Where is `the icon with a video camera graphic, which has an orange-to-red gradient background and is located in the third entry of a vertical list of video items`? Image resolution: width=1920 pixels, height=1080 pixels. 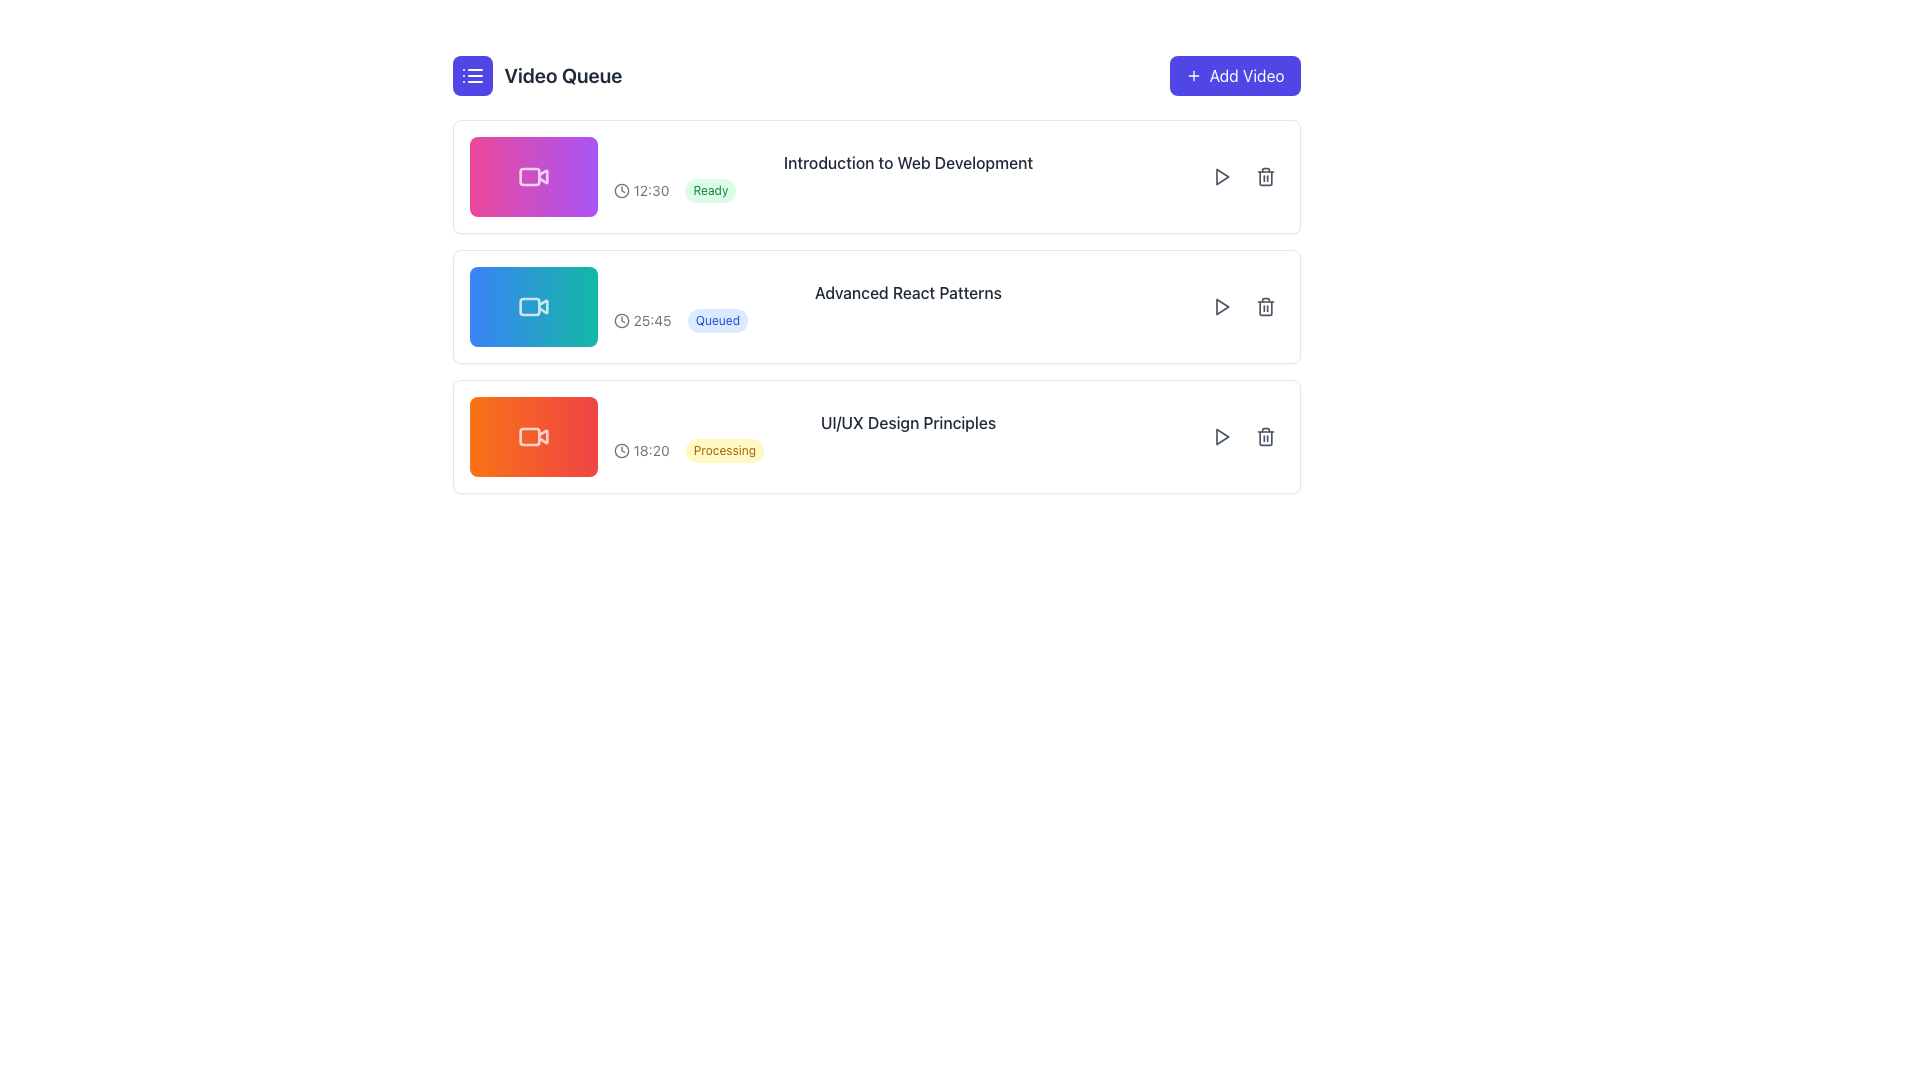
the icon with a video camera graphic, which has an orange-to-red gradient background and is located in the third entry of a vertical list of video items is located at coordinates (529, 435).